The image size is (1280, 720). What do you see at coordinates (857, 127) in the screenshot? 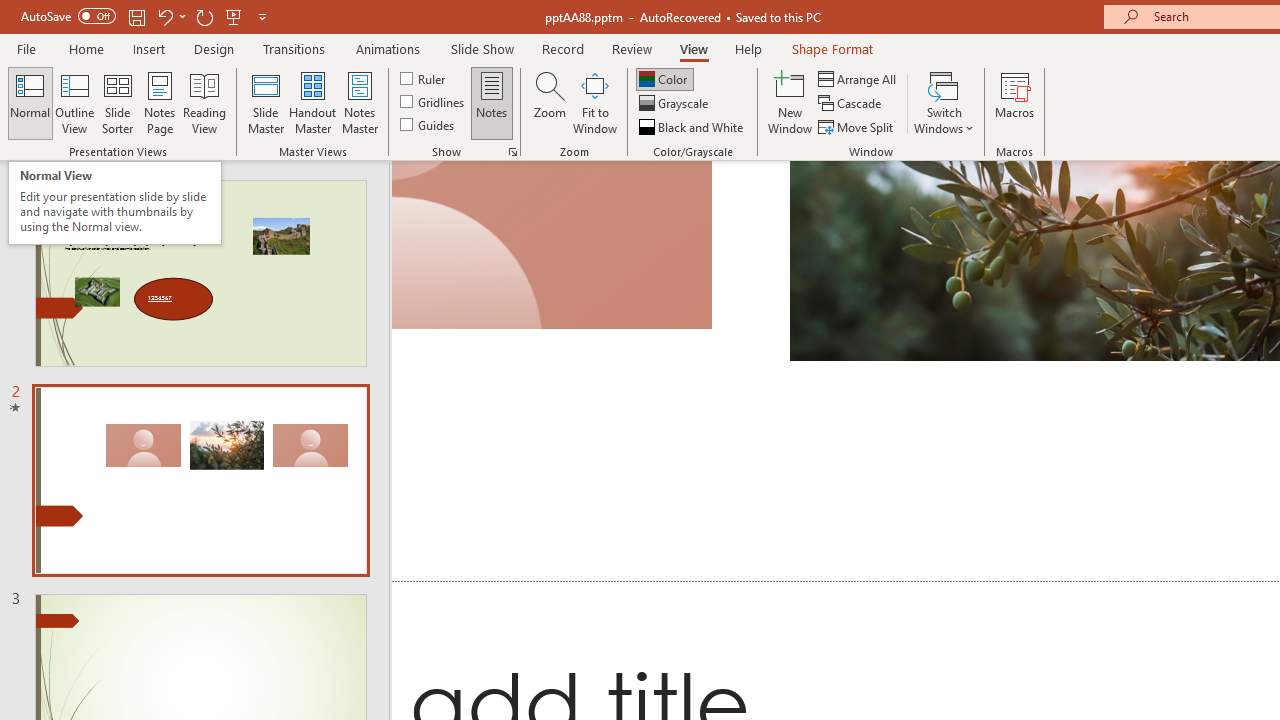
I see `'Move Split'` at bounding box center [857, 127].